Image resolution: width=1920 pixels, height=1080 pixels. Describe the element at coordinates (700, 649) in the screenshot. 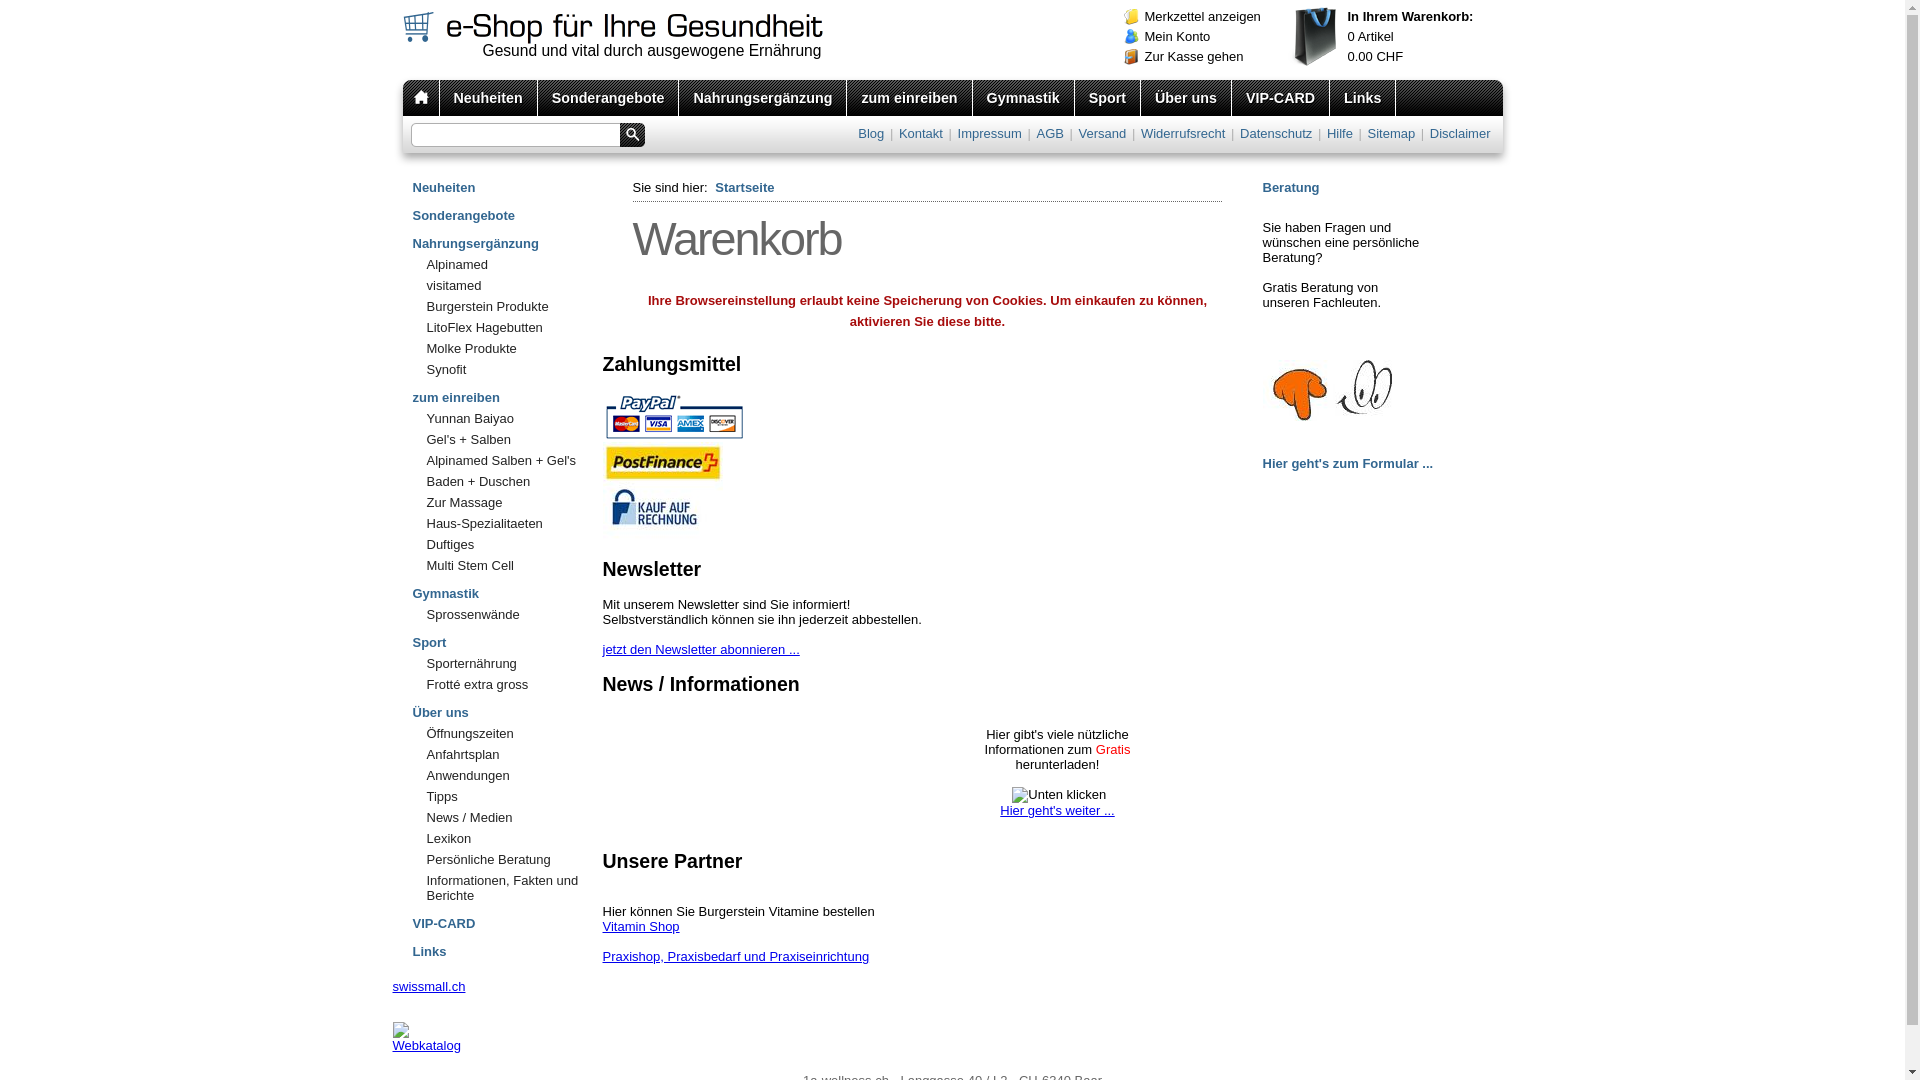

I see `'jetzt den Newsletter abonnieren ...'` at that location.